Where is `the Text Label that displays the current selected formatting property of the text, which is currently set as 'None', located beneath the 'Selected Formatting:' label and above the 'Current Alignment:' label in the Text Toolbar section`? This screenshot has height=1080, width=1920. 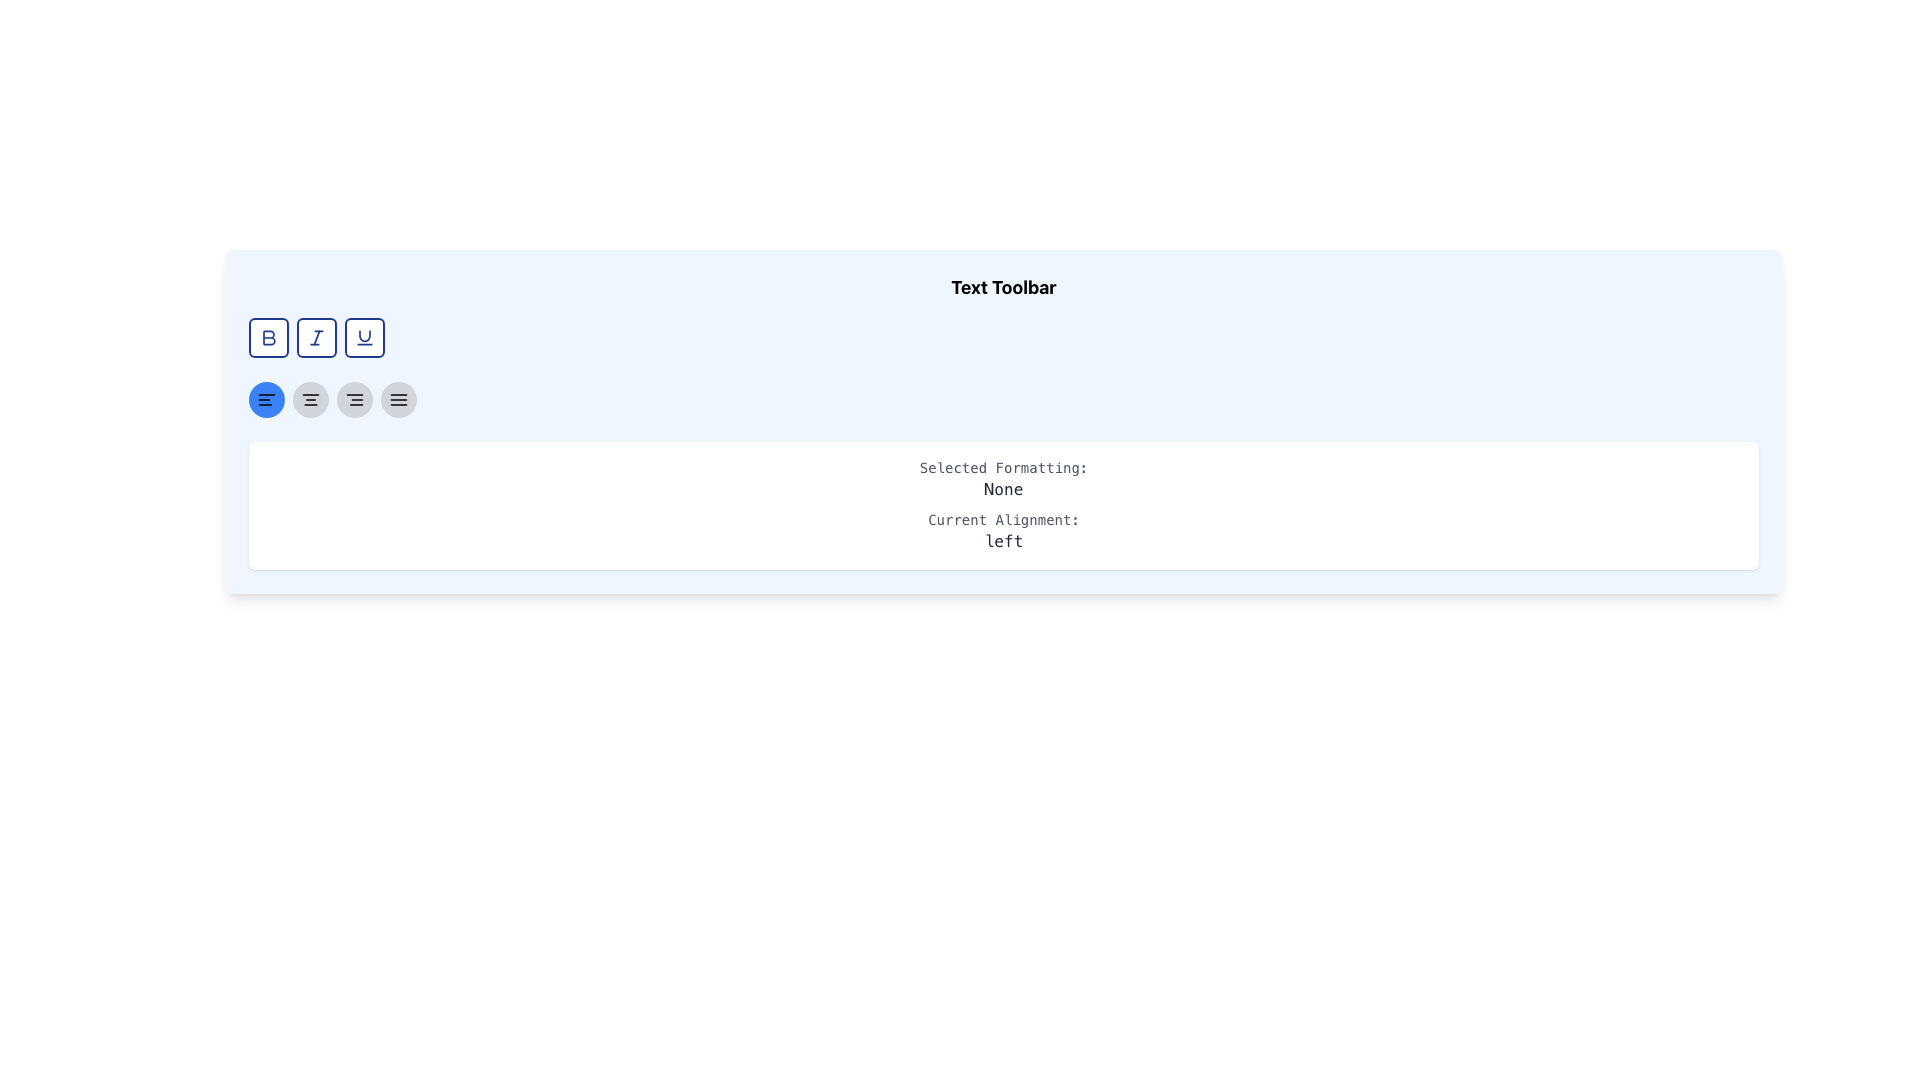 the Text Label that displays the current selected formatting property of the text, which is currently set as 'None', located beneath the 'Selected Formatting:' label and above the 'Current Alignment:' label in the Text Toolbar section is located at coordinates (1003, 489).